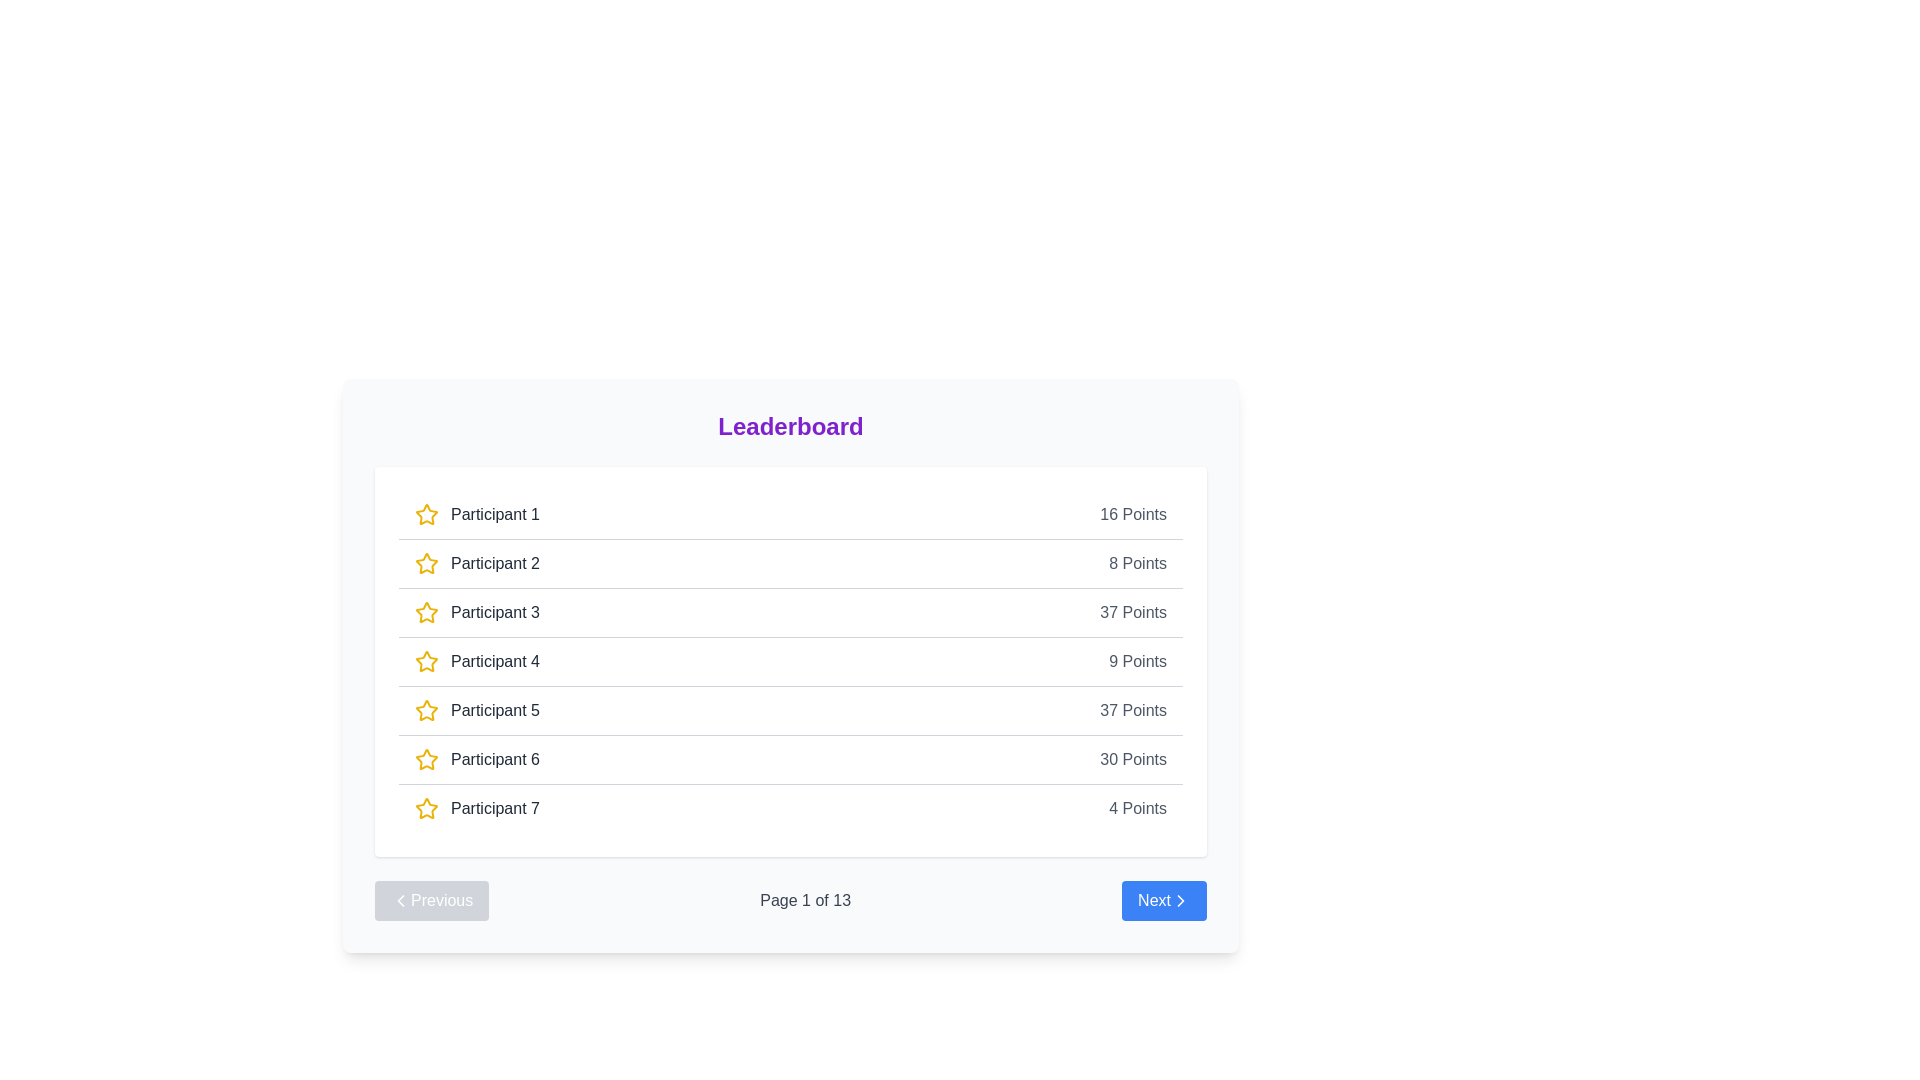  Describe the element at coordinates (426, 808) in the screenshot. I see `the star-shaped outline icon with a golden-yellow color located beside the text label 'Participant 7' in the leaderboard` at that location.